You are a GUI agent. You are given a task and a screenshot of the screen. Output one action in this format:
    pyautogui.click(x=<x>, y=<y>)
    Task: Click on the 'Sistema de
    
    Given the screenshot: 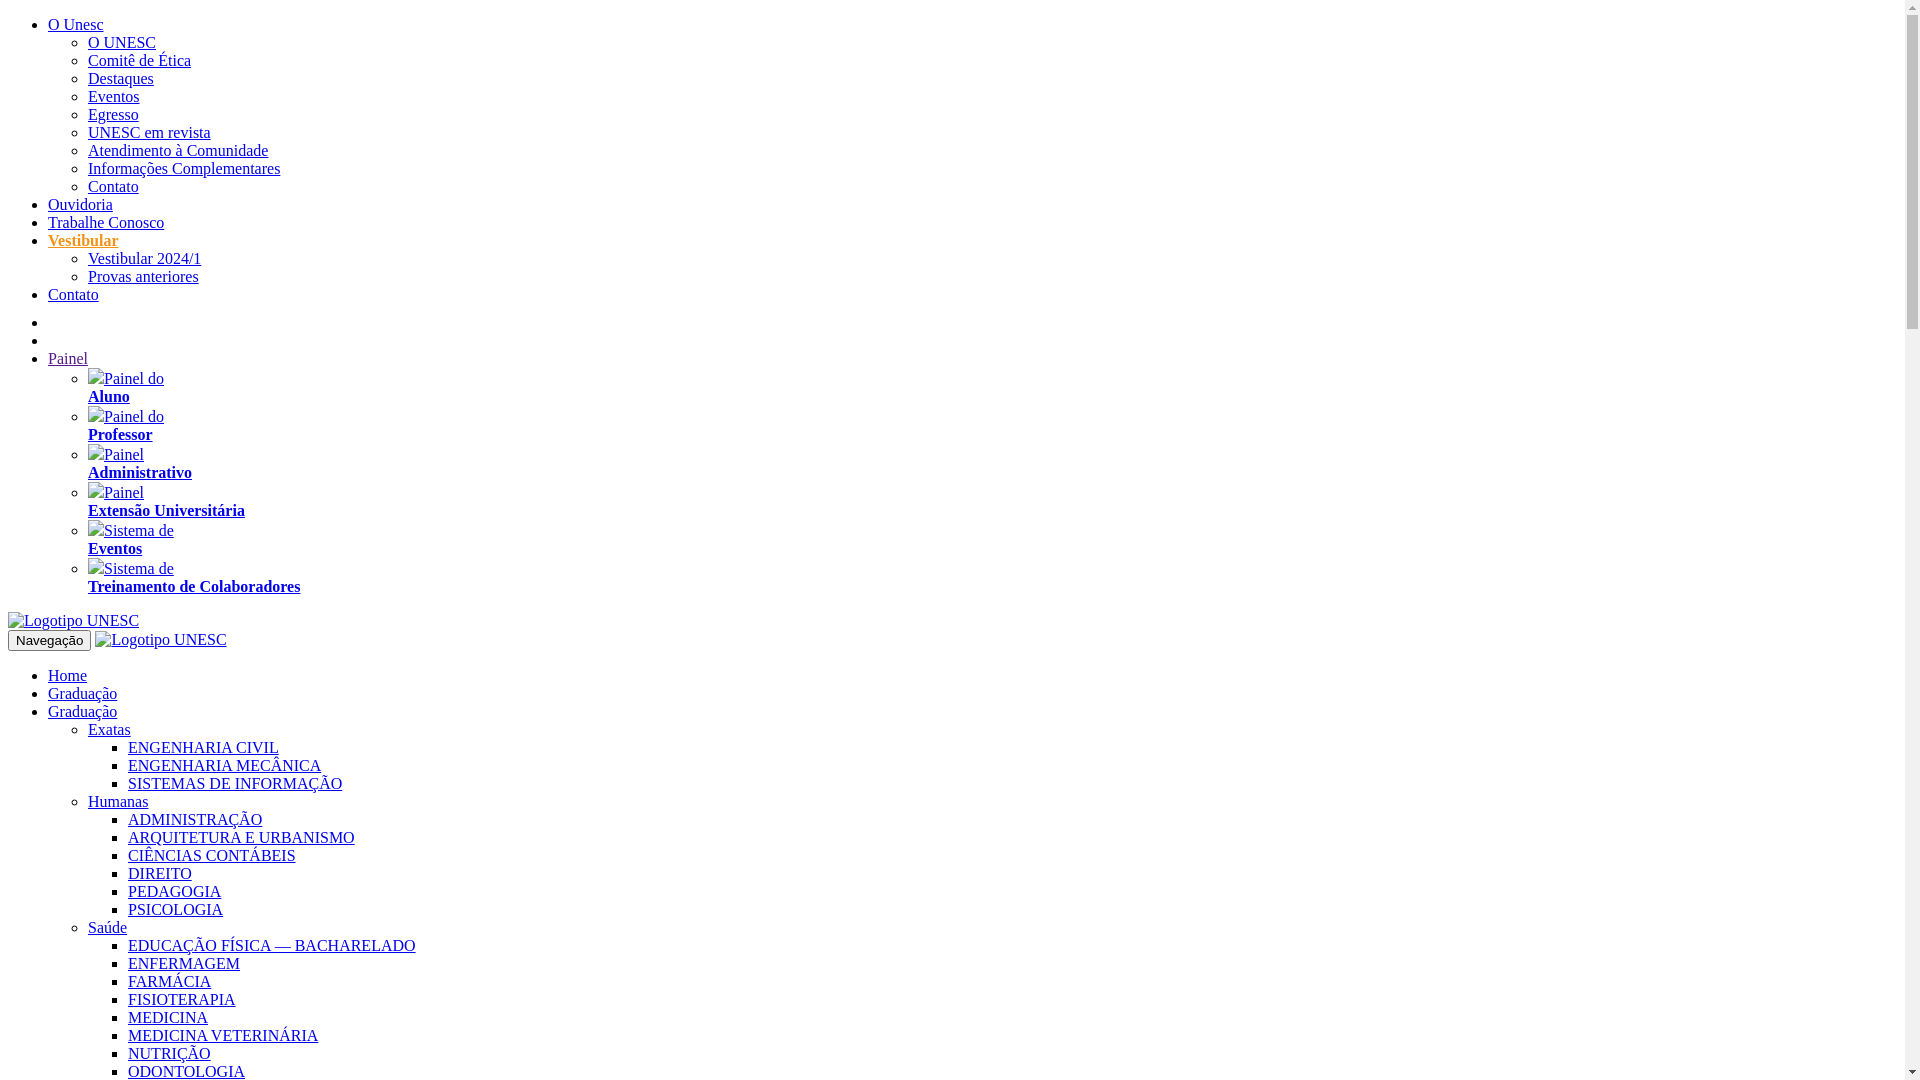 What is the action you would take?
    pyautogui.click(x=86, y=538)
    